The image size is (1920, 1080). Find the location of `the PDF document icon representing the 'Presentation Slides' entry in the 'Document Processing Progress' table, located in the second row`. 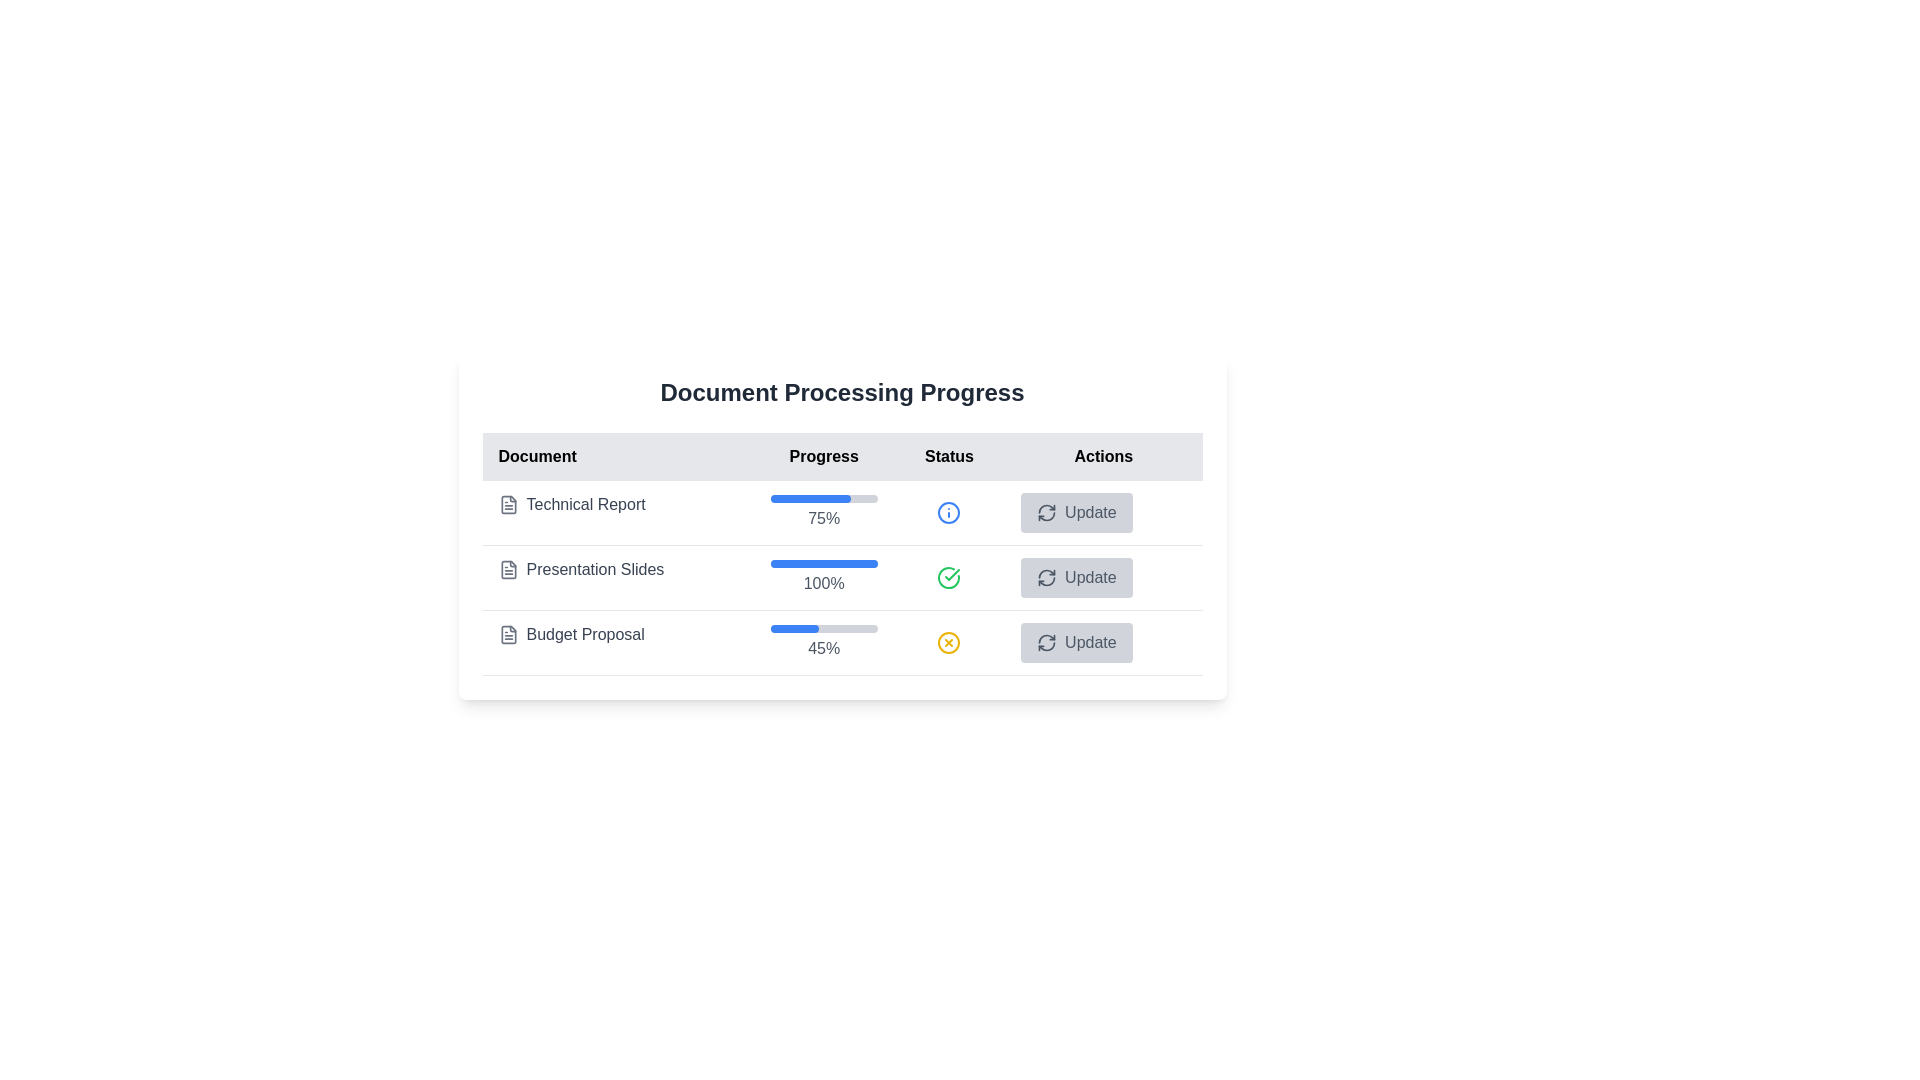

the PDF document icon representing the 'Presentation Slides' entry in the 'Document Processing Progress' table, located in the second row is located at coordinates (508, 570).